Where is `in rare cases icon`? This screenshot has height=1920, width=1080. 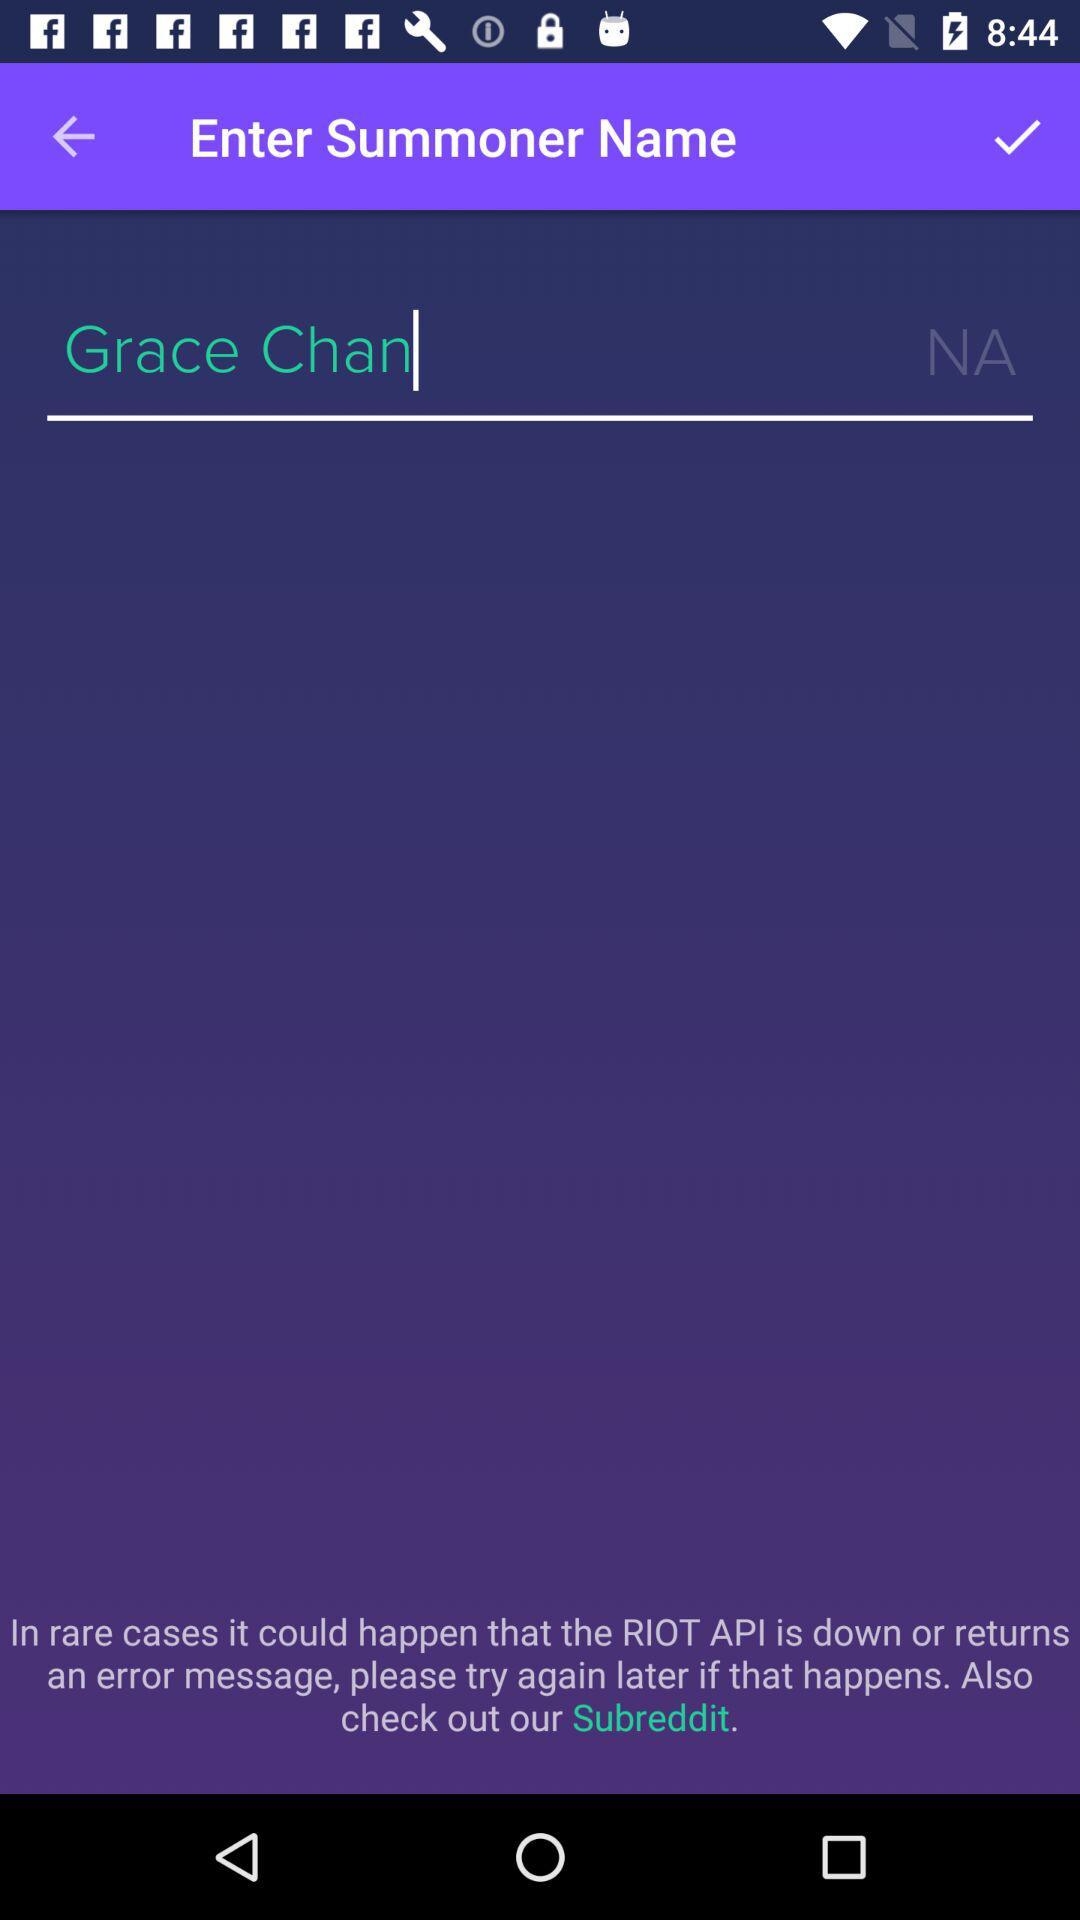
in rare cases icon is located at coordinates (540, 1674).